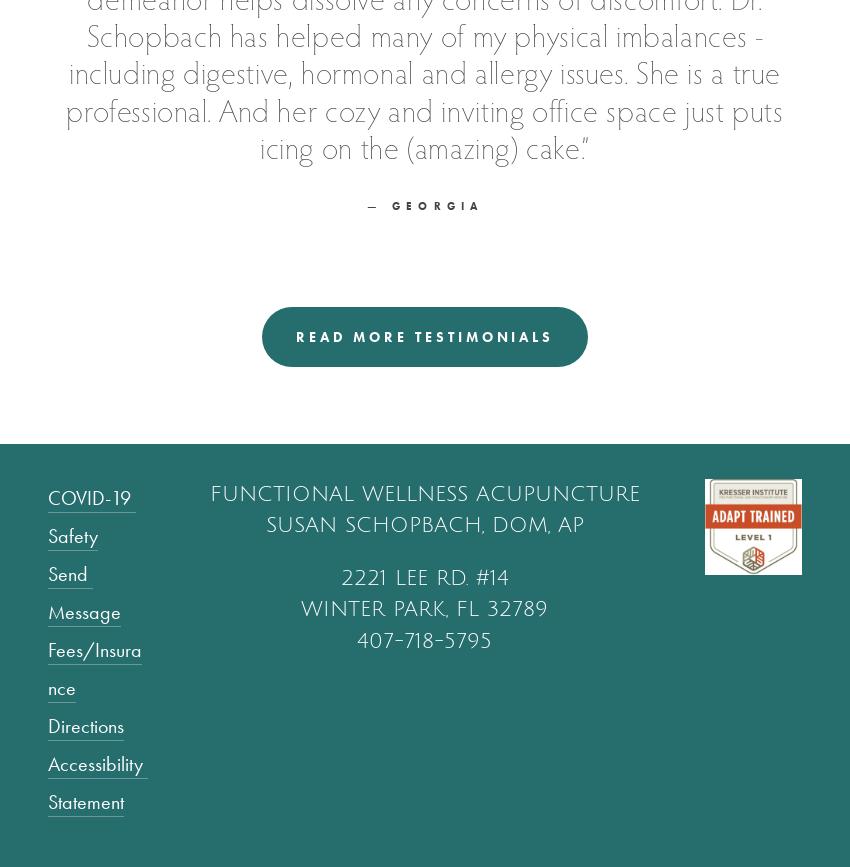 The height and width of the screenshot is (867, 850). I want to click on 'winter park, fl 32789', so click(424, 608).